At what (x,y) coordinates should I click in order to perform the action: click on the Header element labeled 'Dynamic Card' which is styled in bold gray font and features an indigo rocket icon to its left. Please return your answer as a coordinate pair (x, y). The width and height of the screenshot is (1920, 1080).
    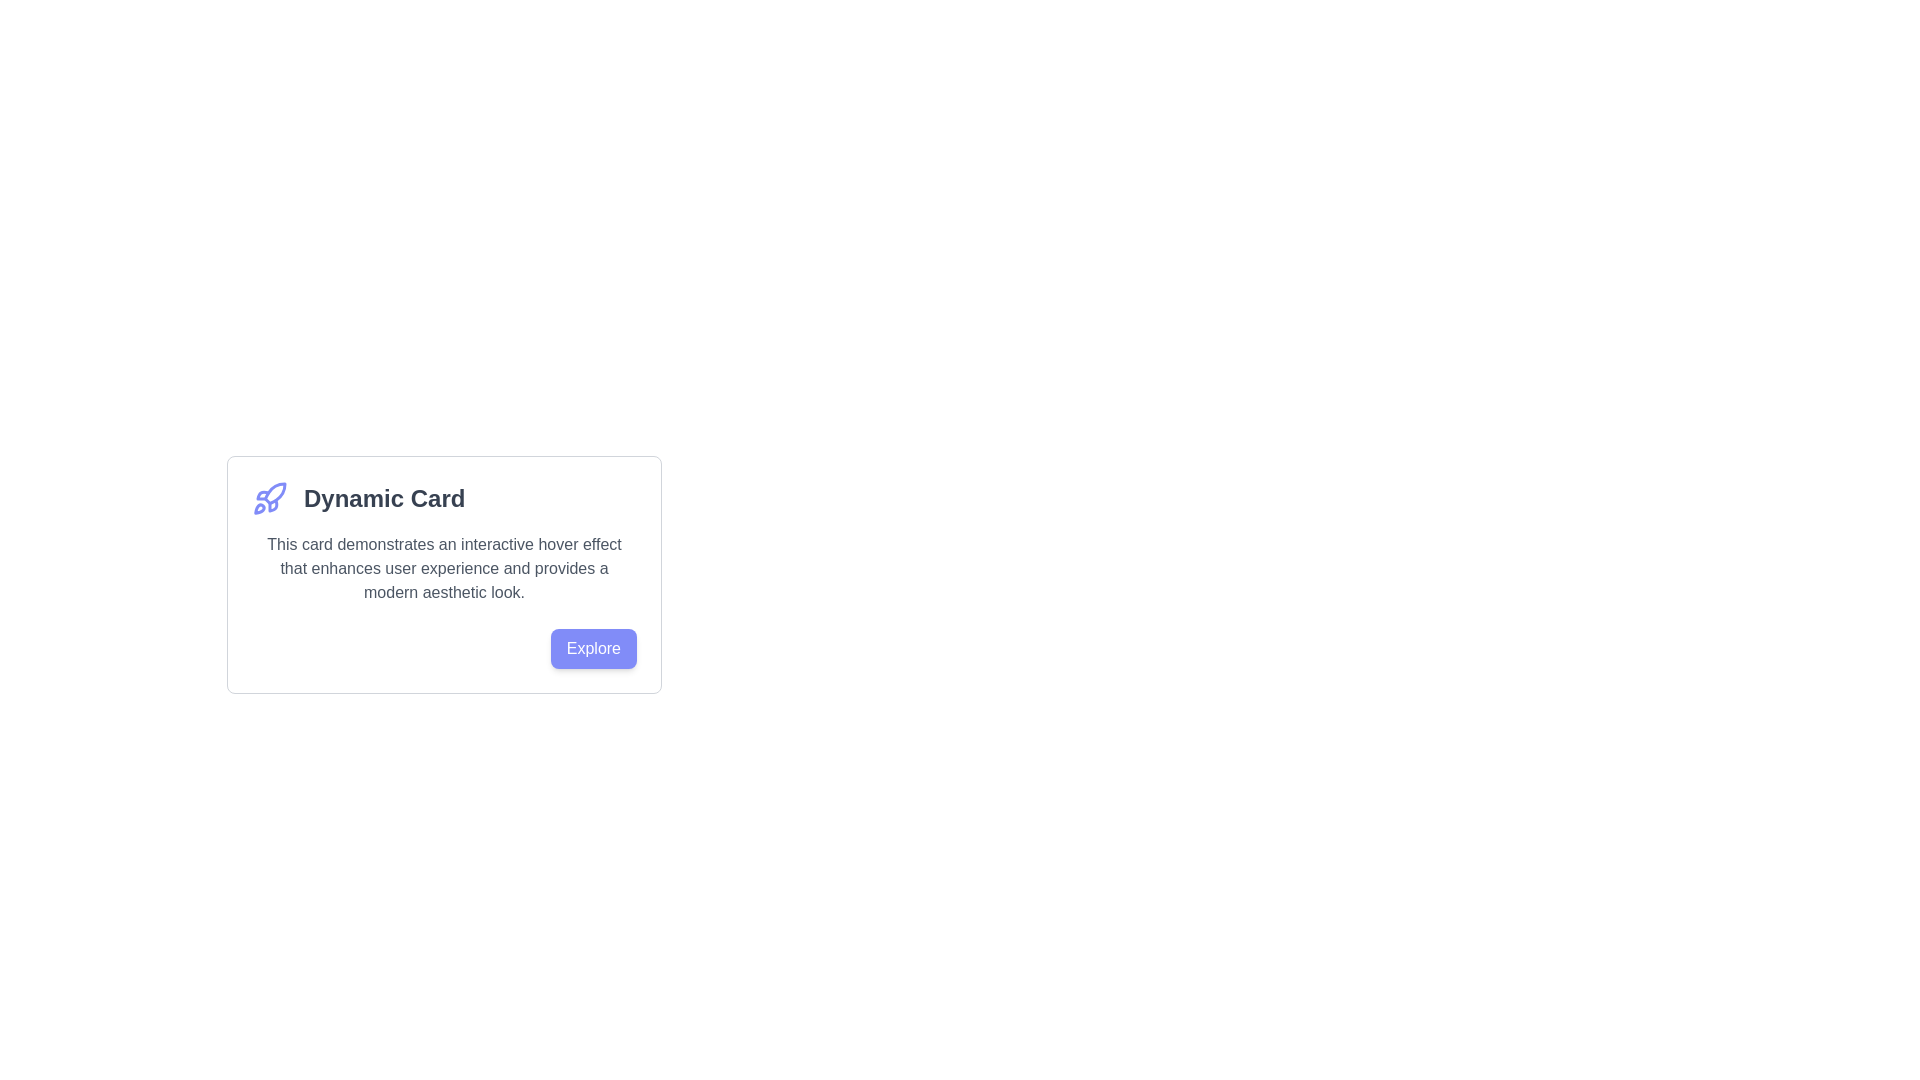
    Looking at the image, I should click on (443, 497).